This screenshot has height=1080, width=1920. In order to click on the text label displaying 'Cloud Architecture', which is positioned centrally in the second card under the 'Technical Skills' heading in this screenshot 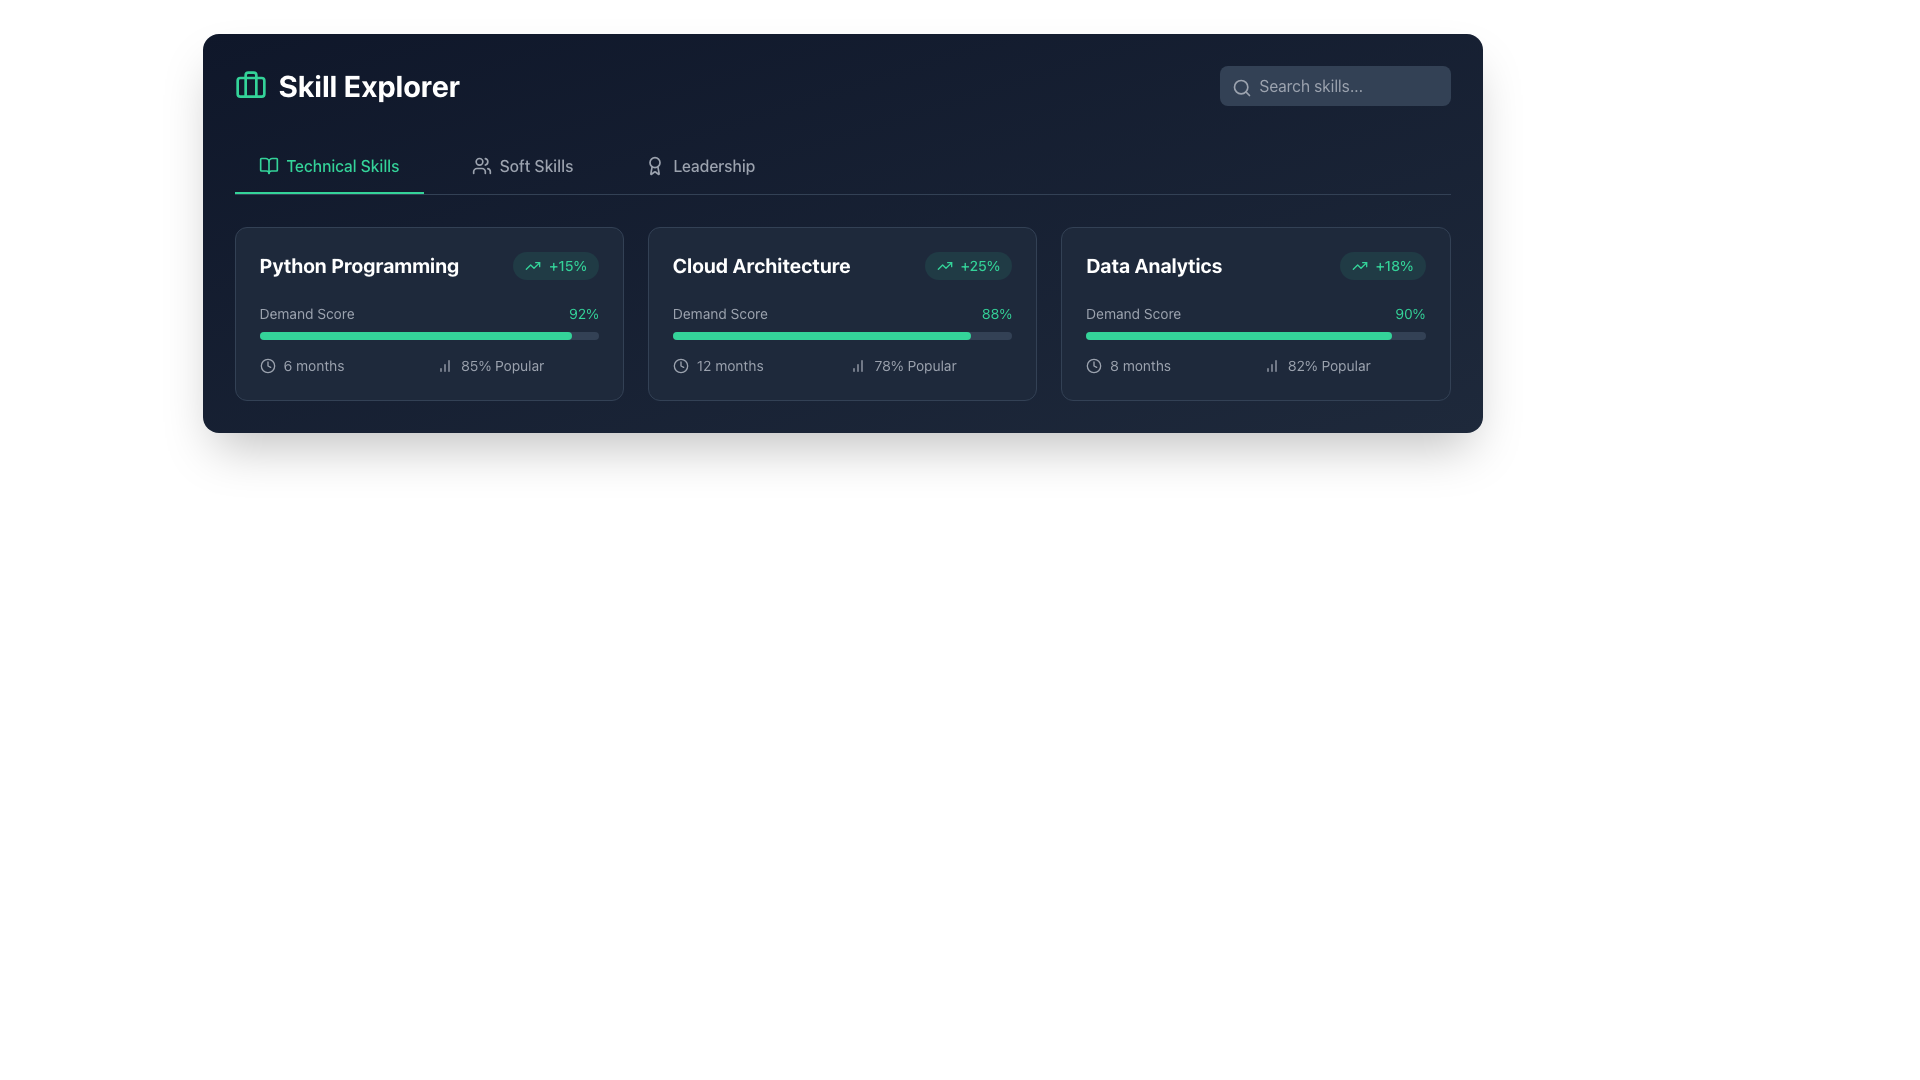, I will do `click(760, 265)`.